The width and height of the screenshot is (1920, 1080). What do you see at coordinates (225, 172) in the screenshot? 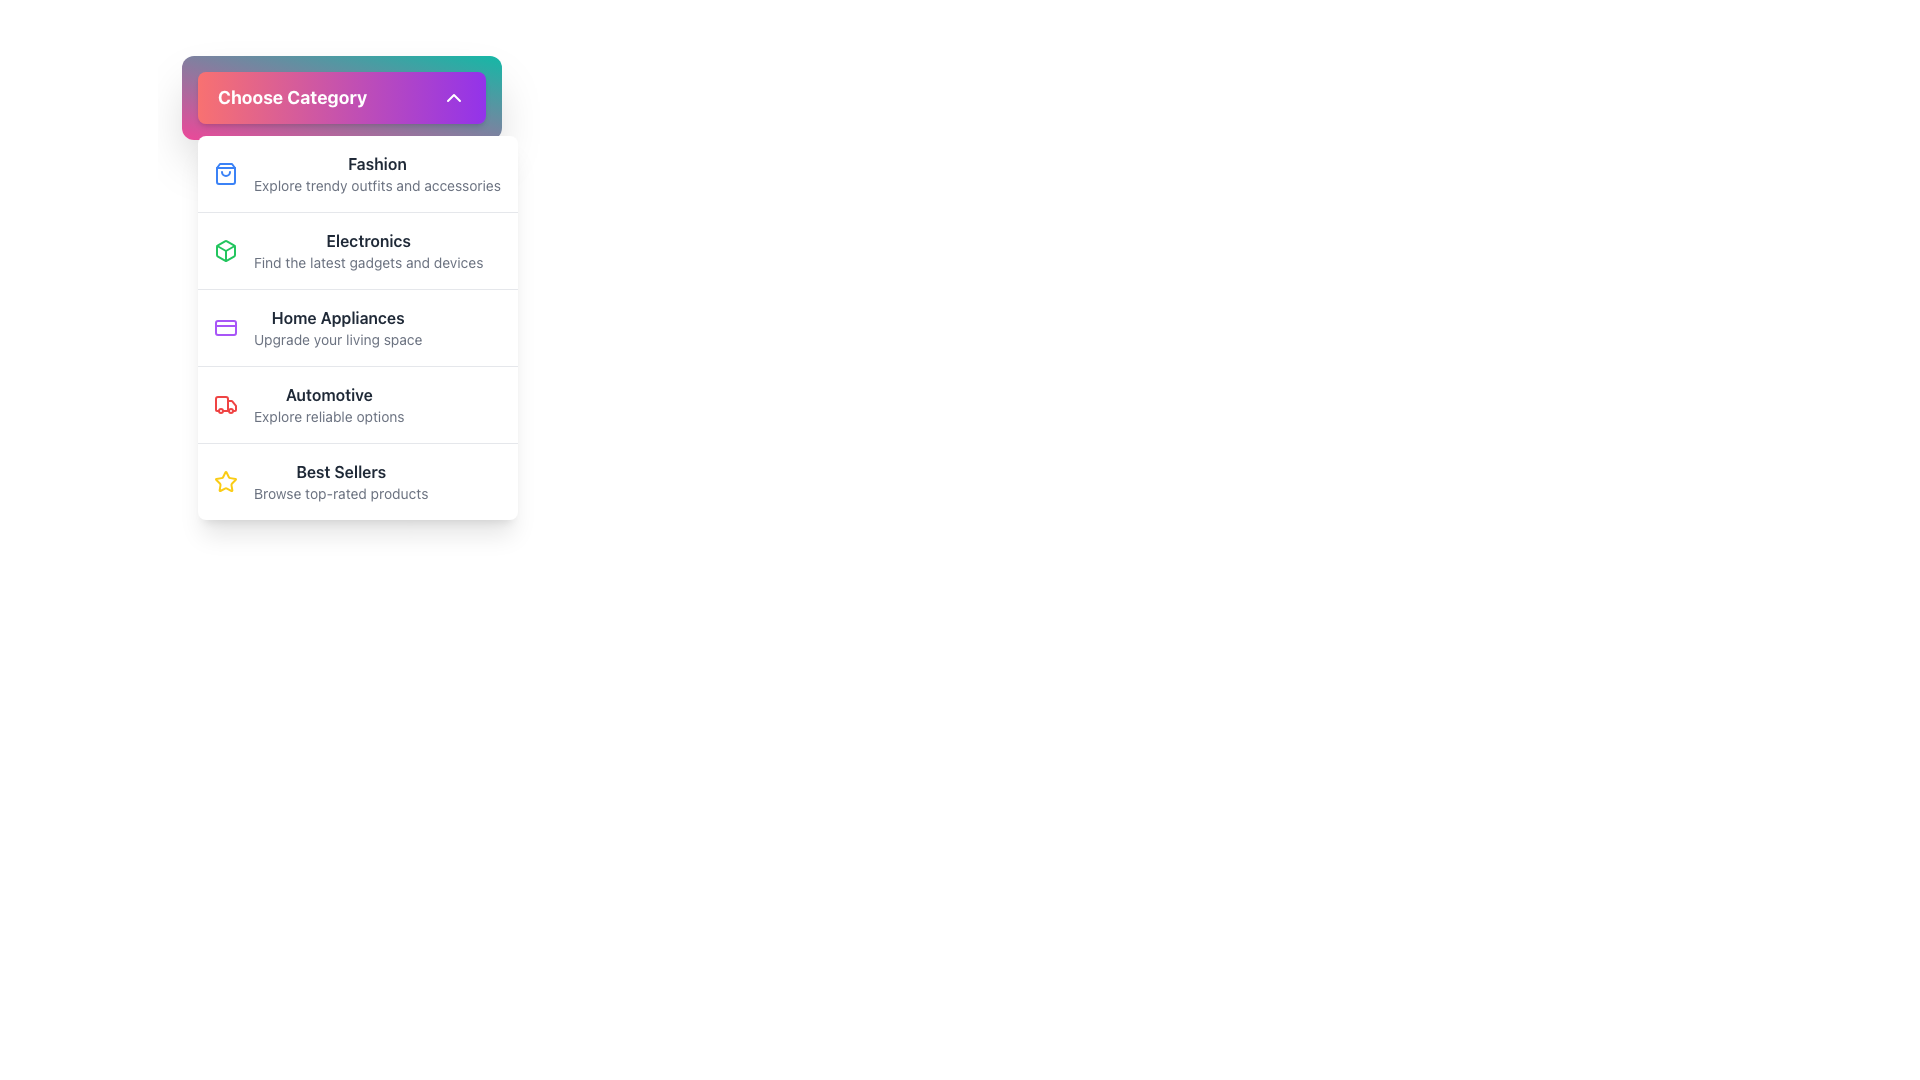
I see `the shopping bag icon located to the left of the 'Fashion' text label for visual context` at bounding box center [225, 172].